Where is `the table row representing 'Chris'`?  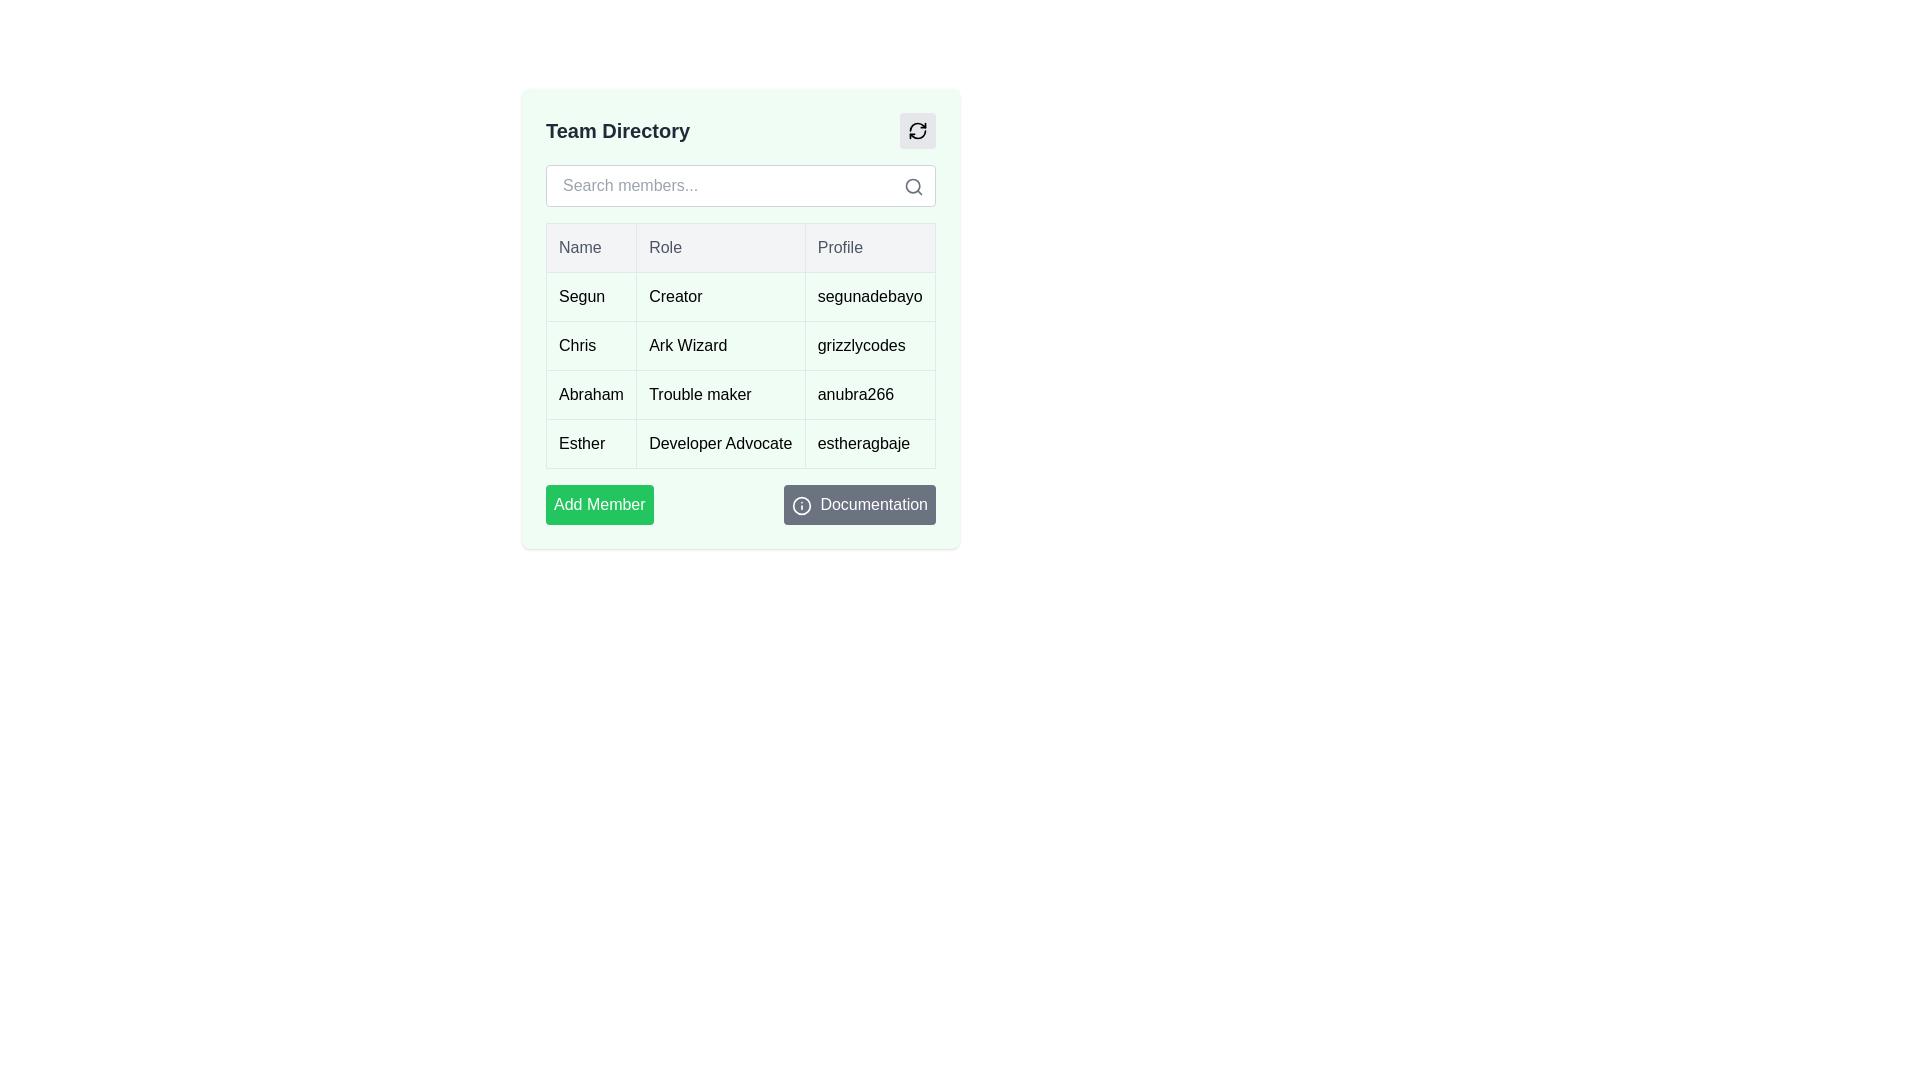 the table row representing 'Chris' is located at coordinates (739, 370).